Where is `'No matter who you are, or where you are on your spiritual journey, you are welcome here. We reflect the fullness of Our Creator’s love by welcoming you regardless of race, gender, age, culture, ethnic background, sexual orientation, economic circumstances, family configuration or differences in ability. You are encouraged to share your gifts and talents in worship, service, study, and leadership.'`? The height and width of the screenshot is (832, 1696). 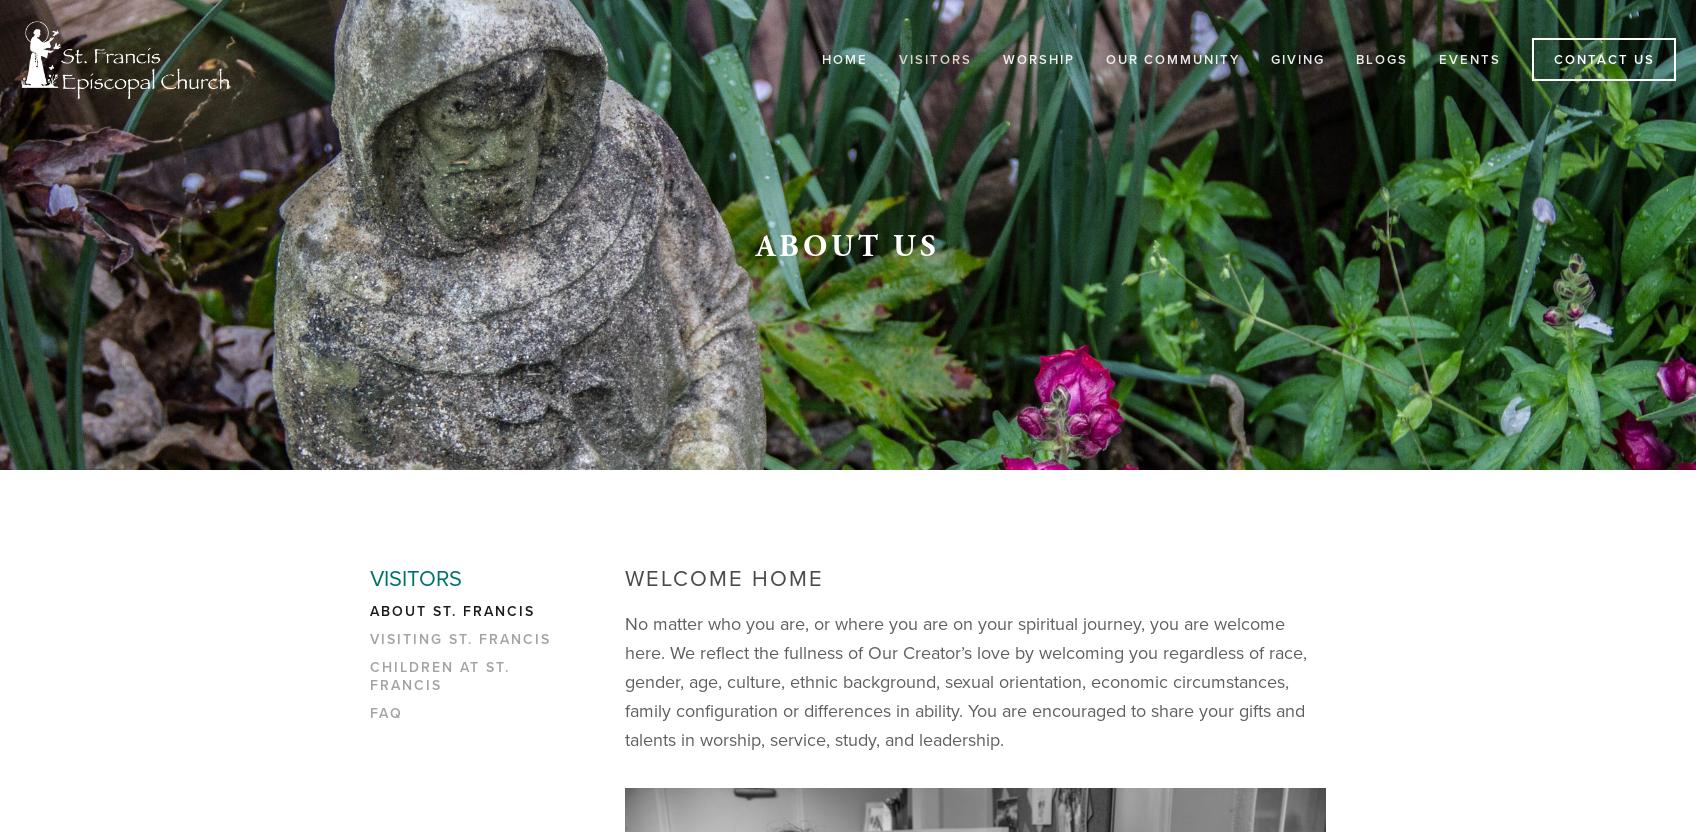 'No matter who you are, or where you are on your spiritual journey, you are welcome here. We reflect the fullness of Our Creator’s love by welcoming you regardless of race, gender, age, culture, ethnic background, sexual orientation, economic circumstances, family configuration or differences in ability. You are encouraged to share your gifts and talents in worship, service, study, and leadership.' is located at coordinates (967, 680).